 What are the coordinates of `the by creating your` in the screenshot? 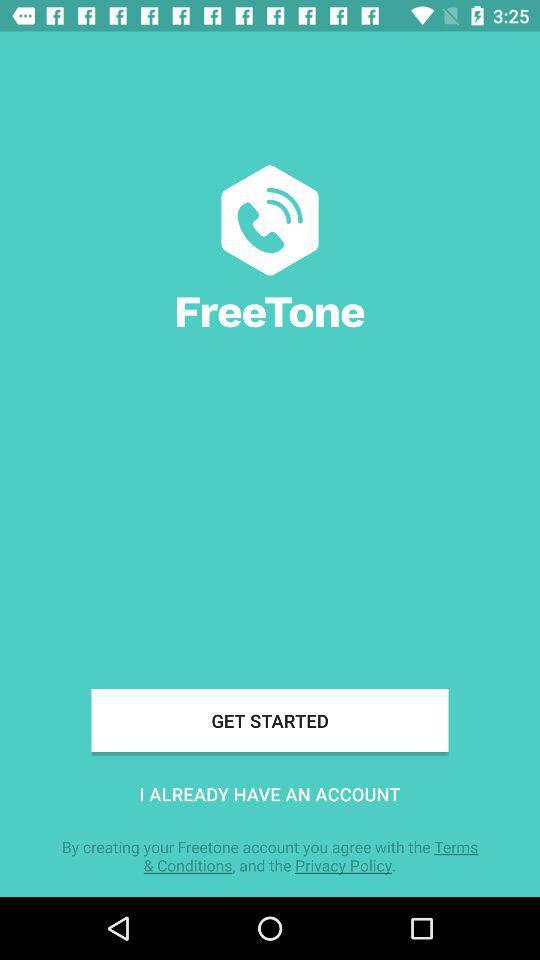 It's located at (270, 855).